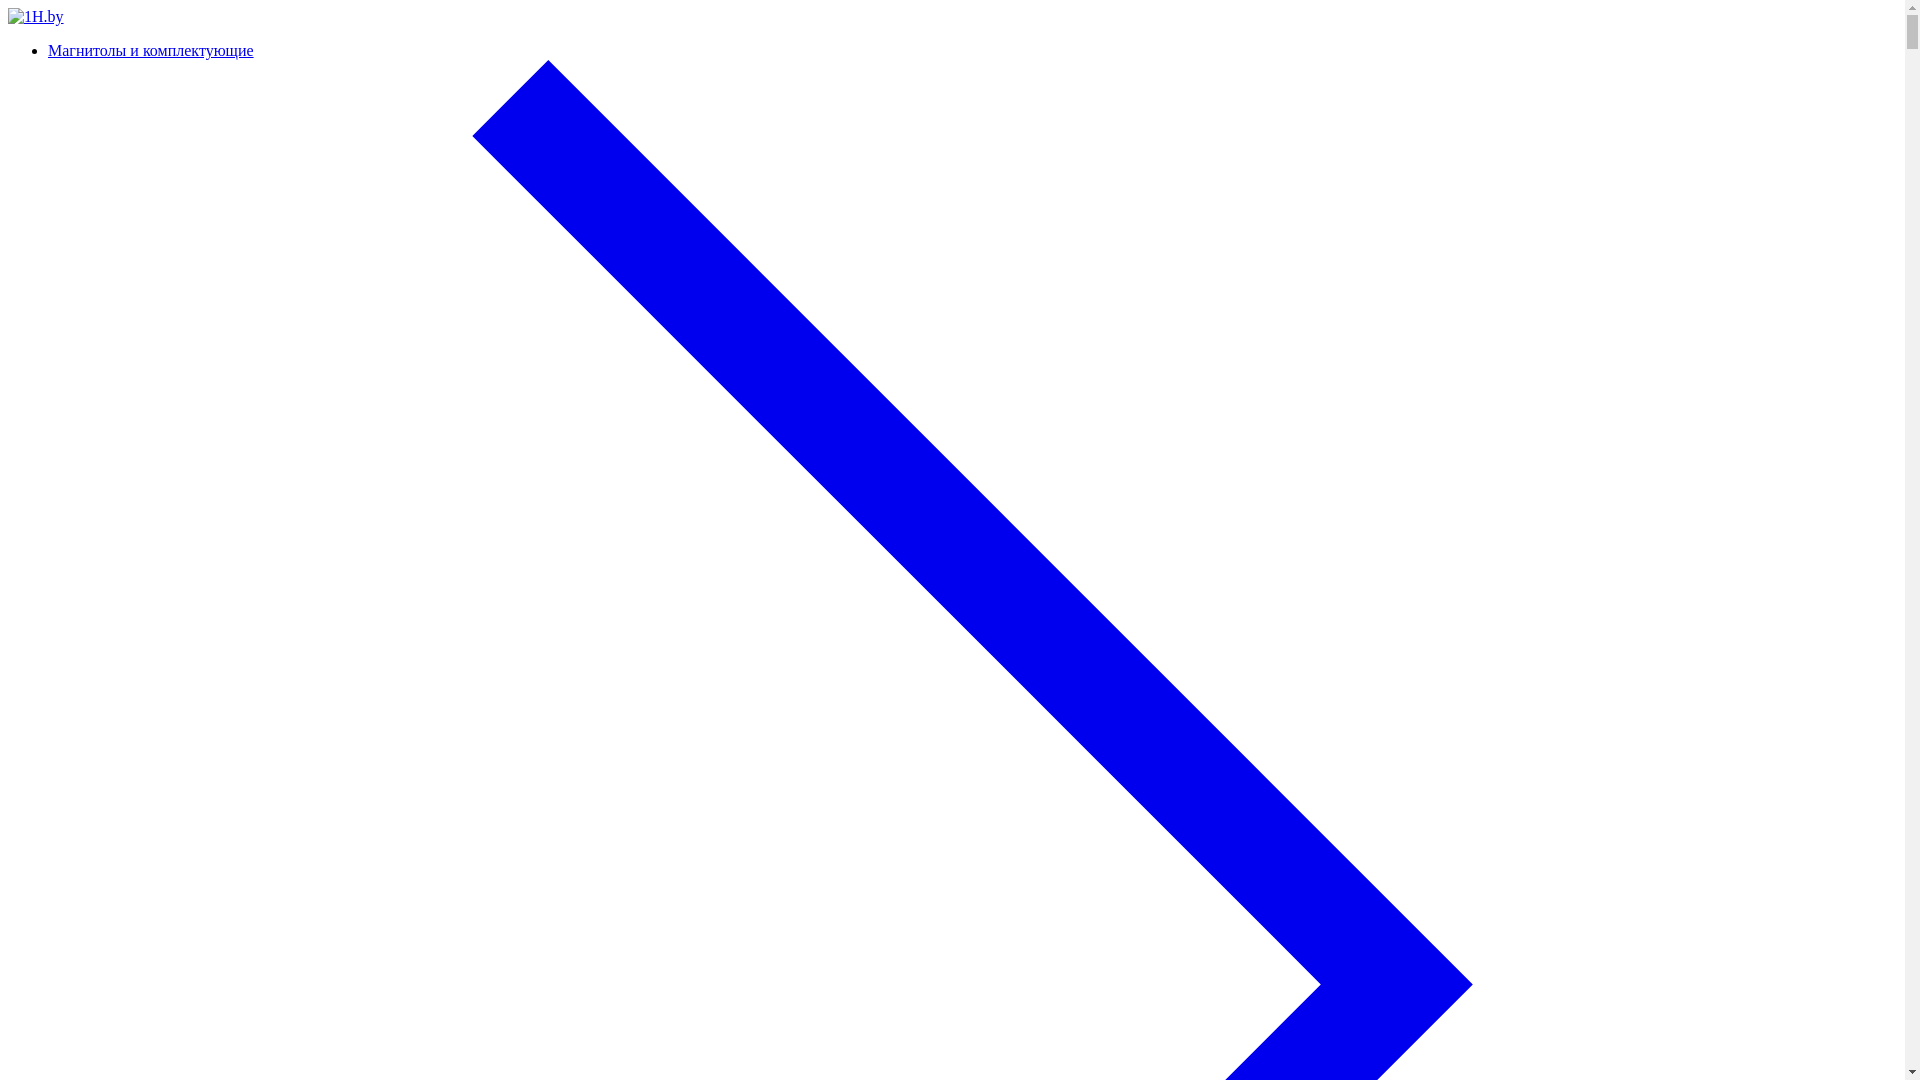 Image resolution: width=1920 pixels, height=1080 pixels. Describe the element at coordinates (35, 16) in the screenshot. I see `'1H.by'` at that location.